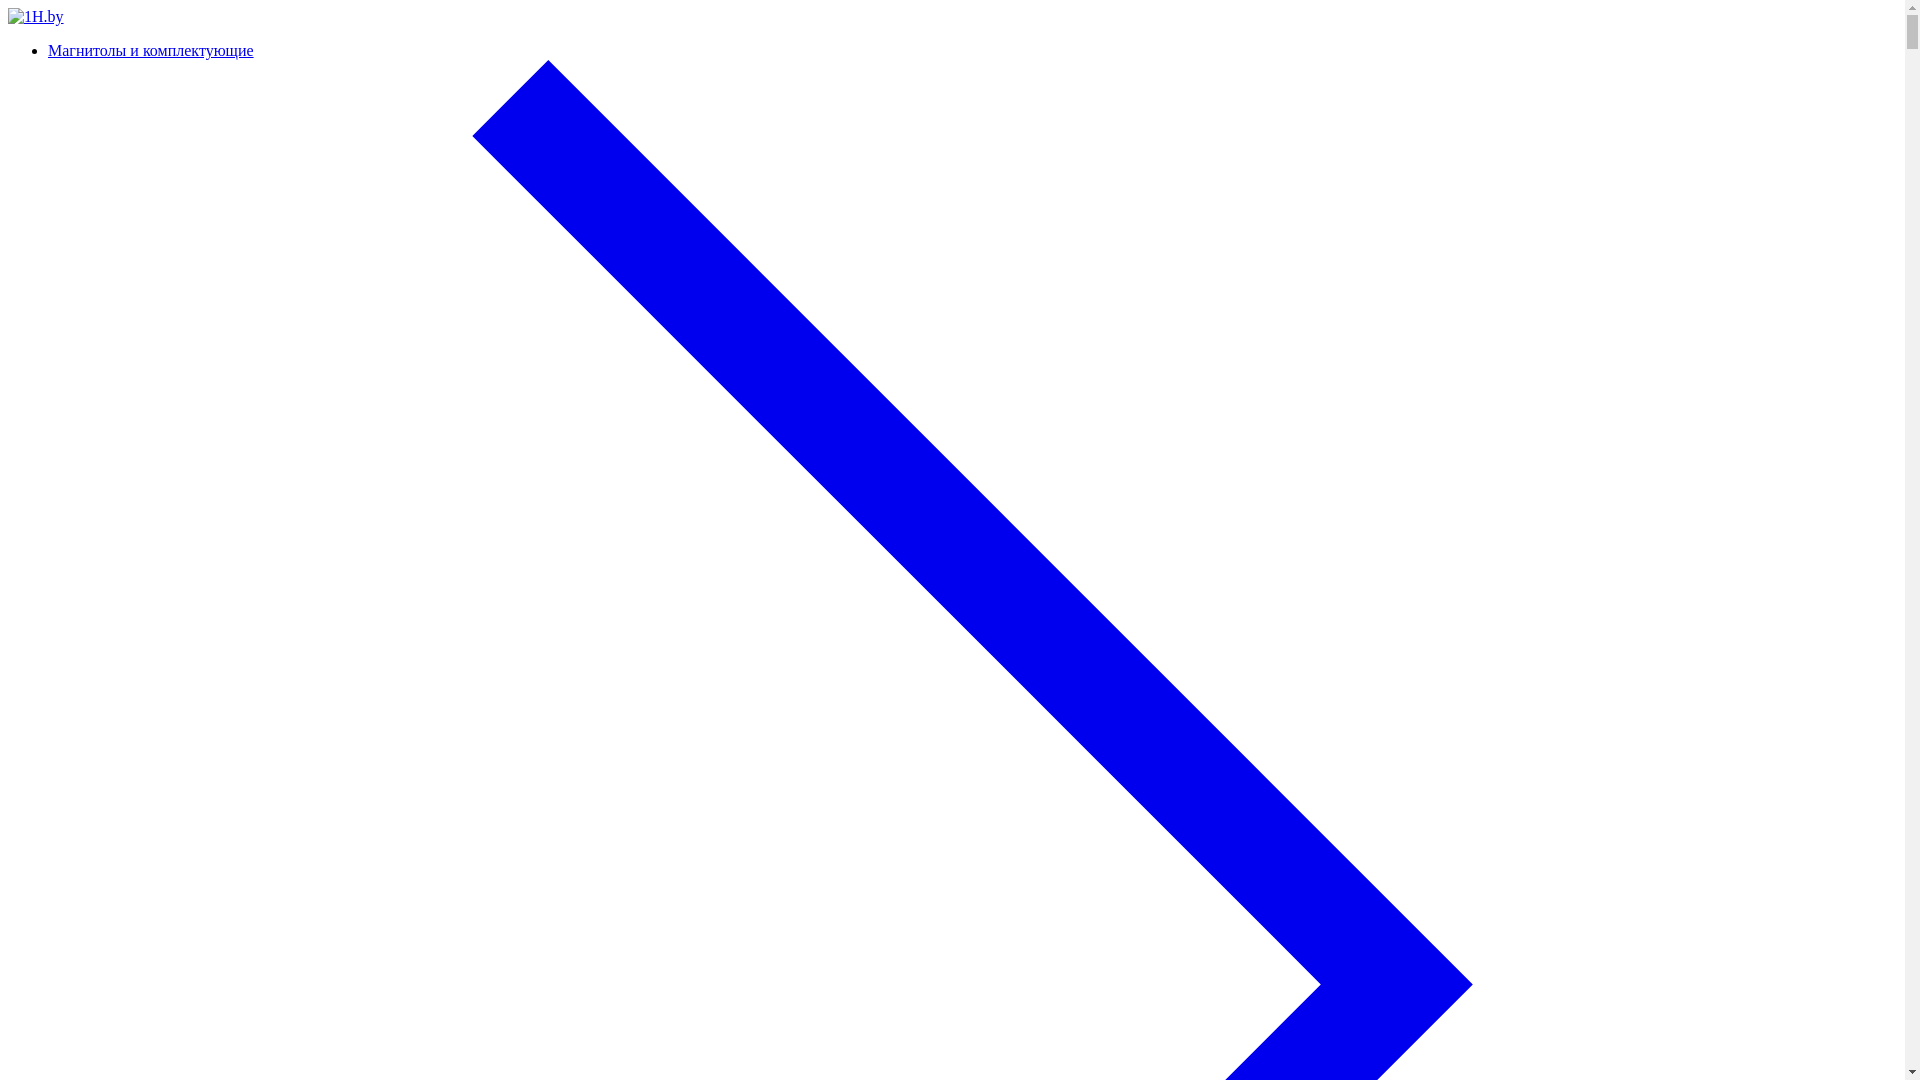 Image resolution: width=1920 pixels, height=1080 pixels. Describe the element at coordinates (35, 16) in the screenshot. I see `'1H.by'` at that location.